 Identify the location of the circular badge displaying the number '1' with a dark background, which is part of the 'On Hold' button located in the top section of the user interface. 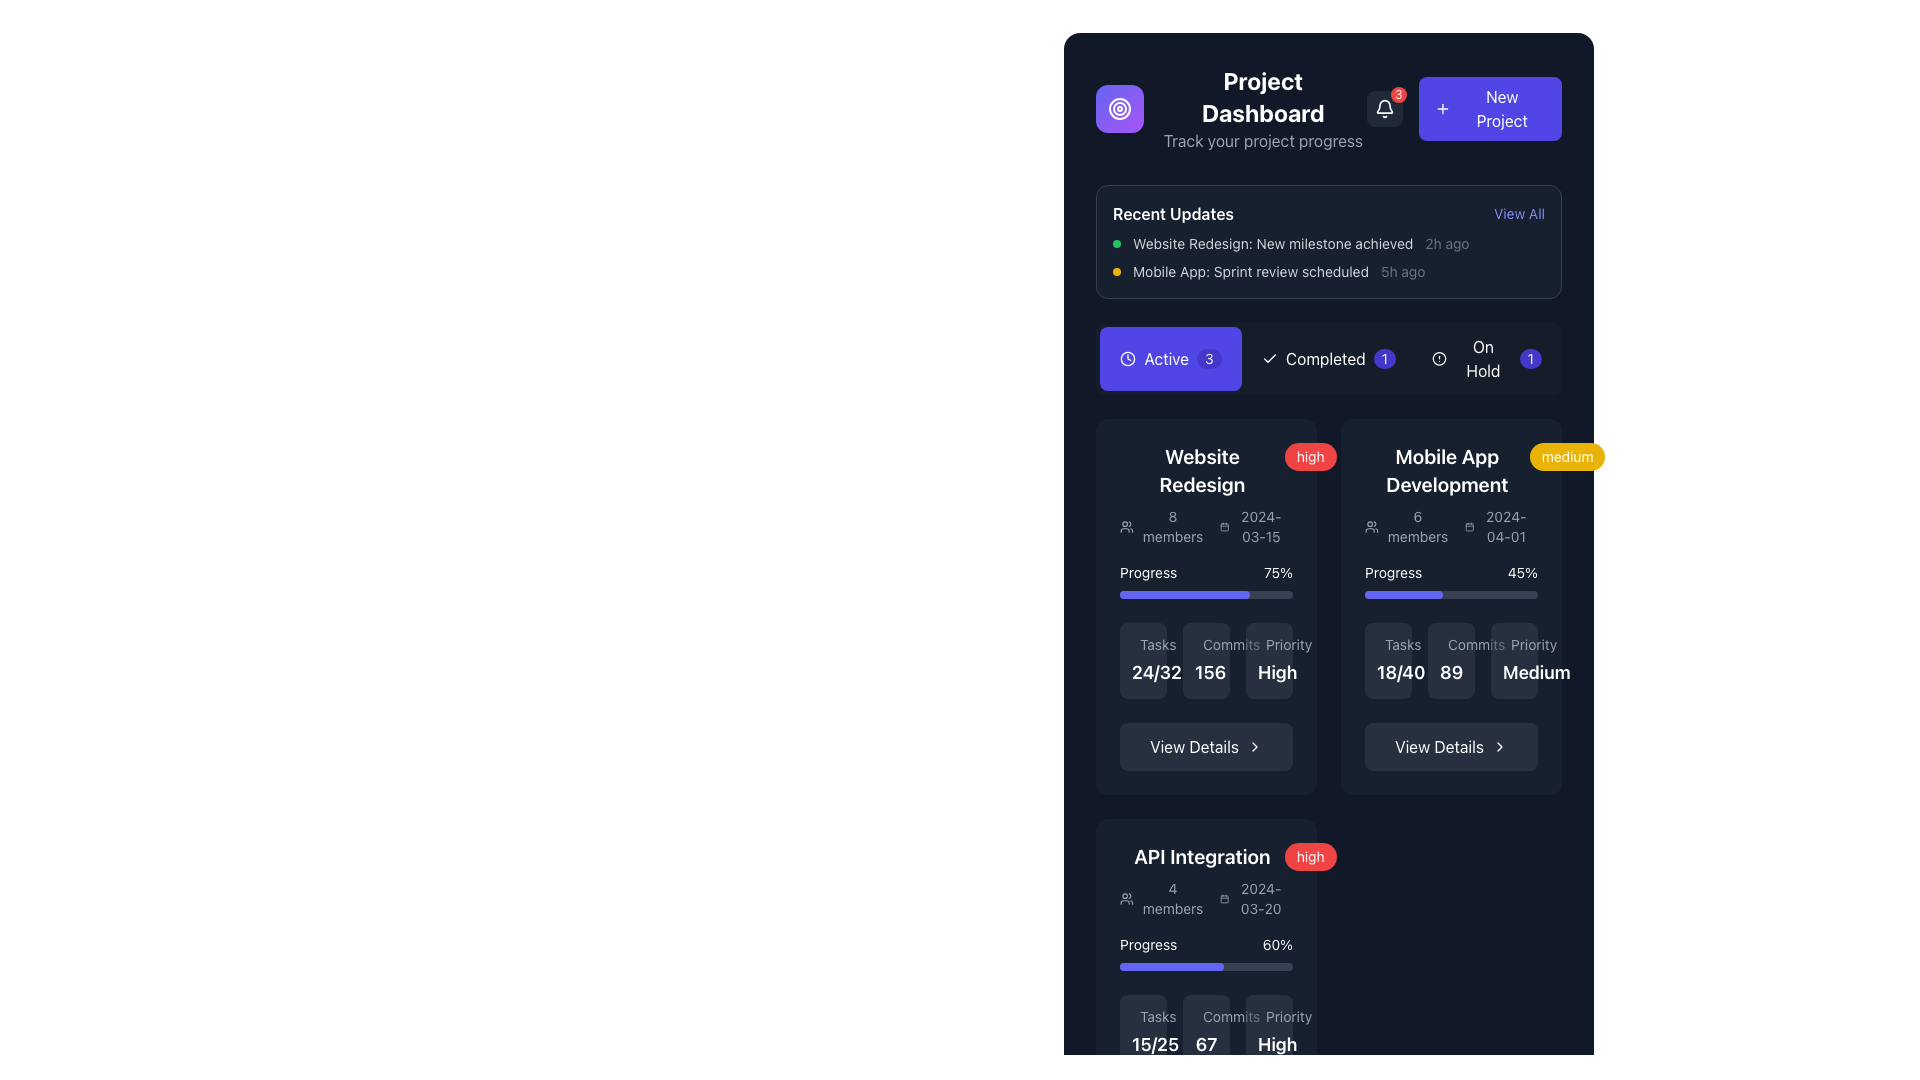
(1529, 357).